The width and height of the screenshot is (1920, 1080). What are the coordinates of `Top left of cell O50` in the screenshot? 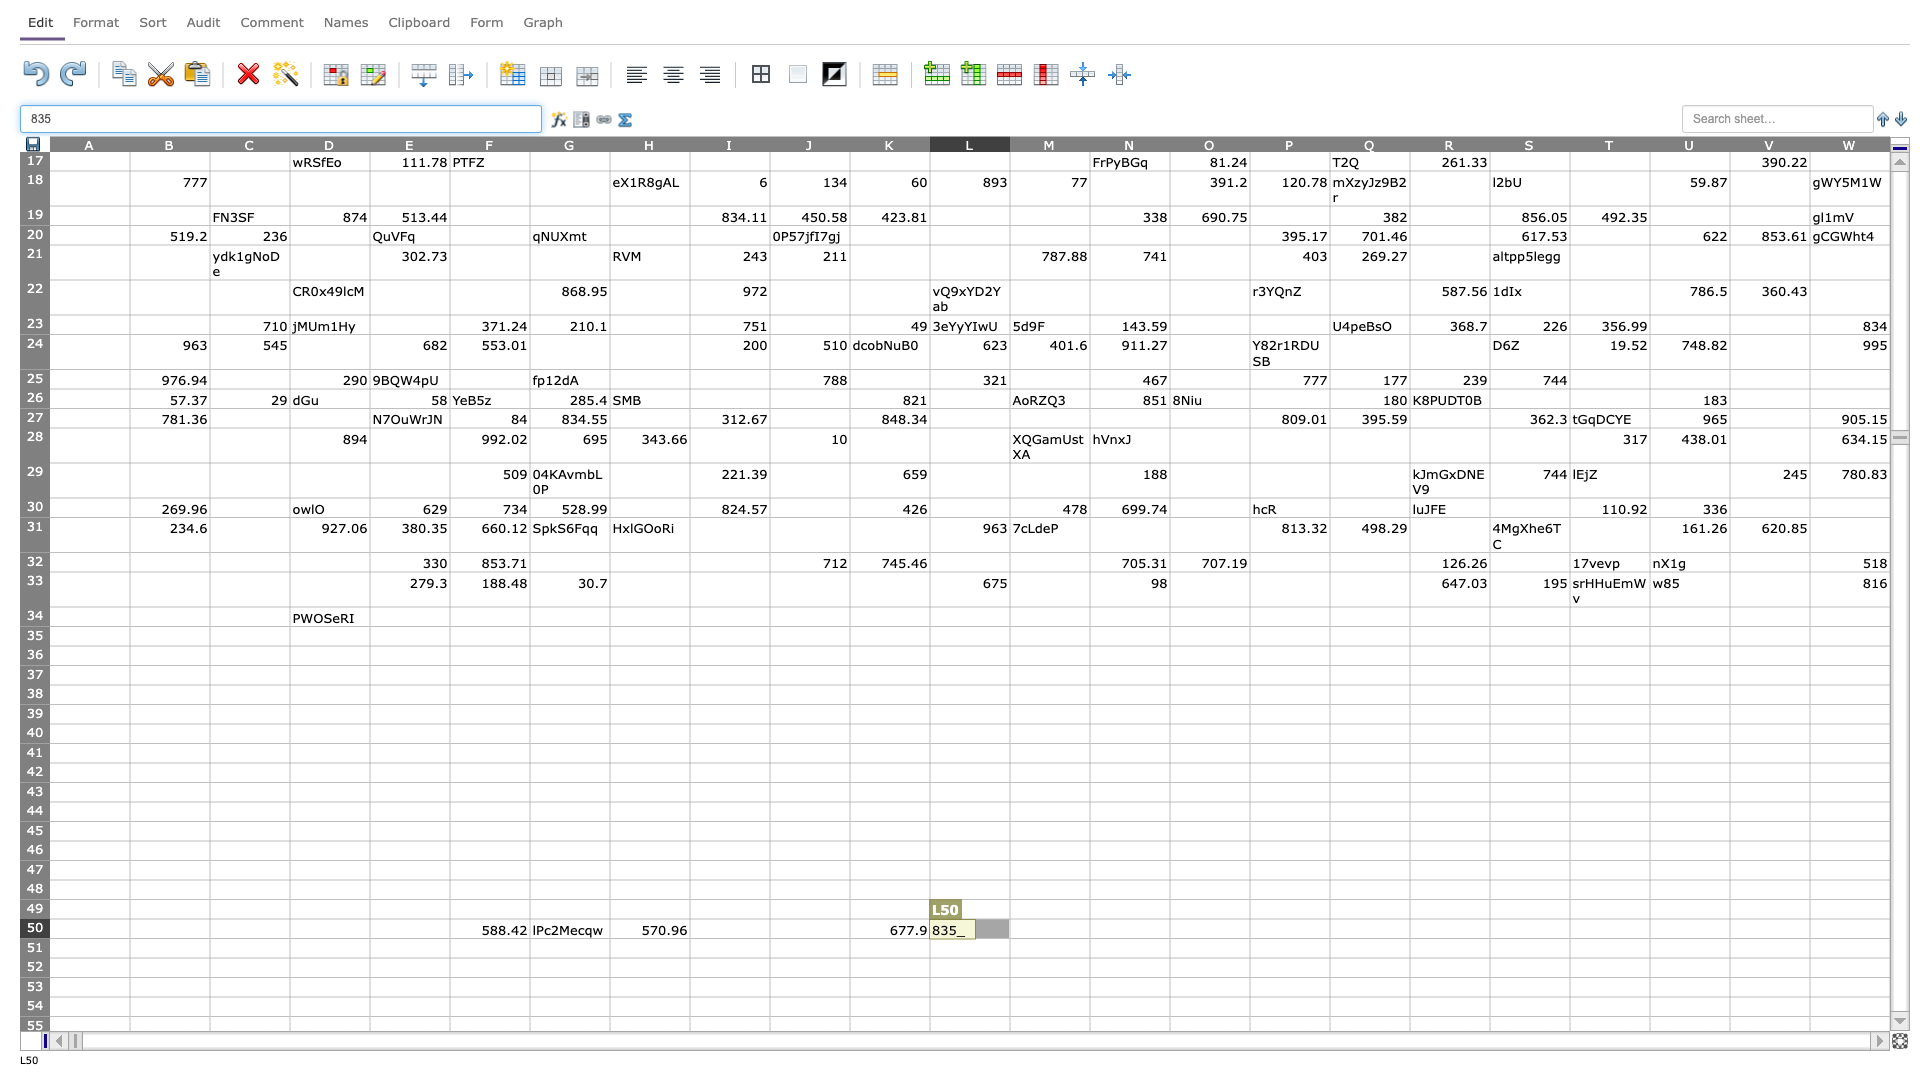 It's located at (1170, 918).